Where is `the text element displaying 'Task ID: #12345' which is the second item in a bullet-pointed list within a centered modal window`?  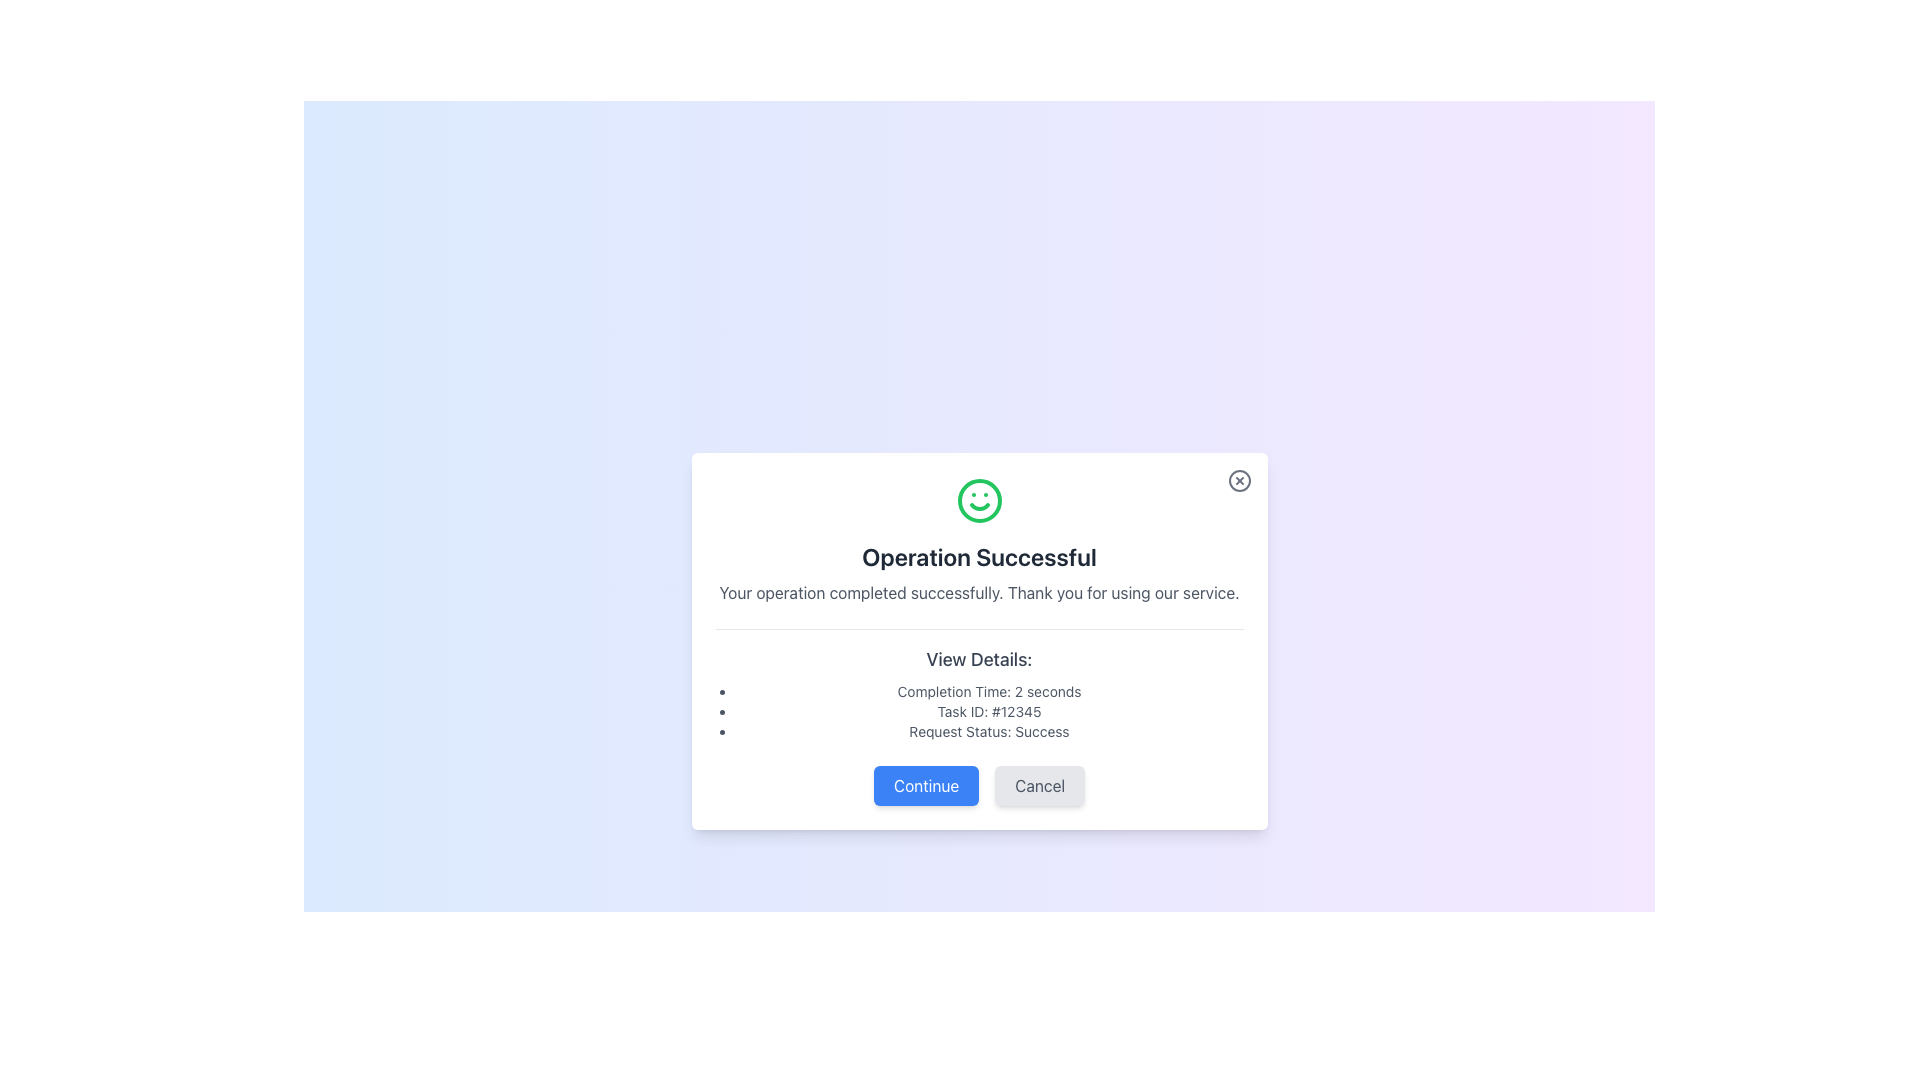
the text element displaying 'Task ID: #12345' which is the second item in a bullet-pointed list within a centered modal window is located at coordinates (989, 710).